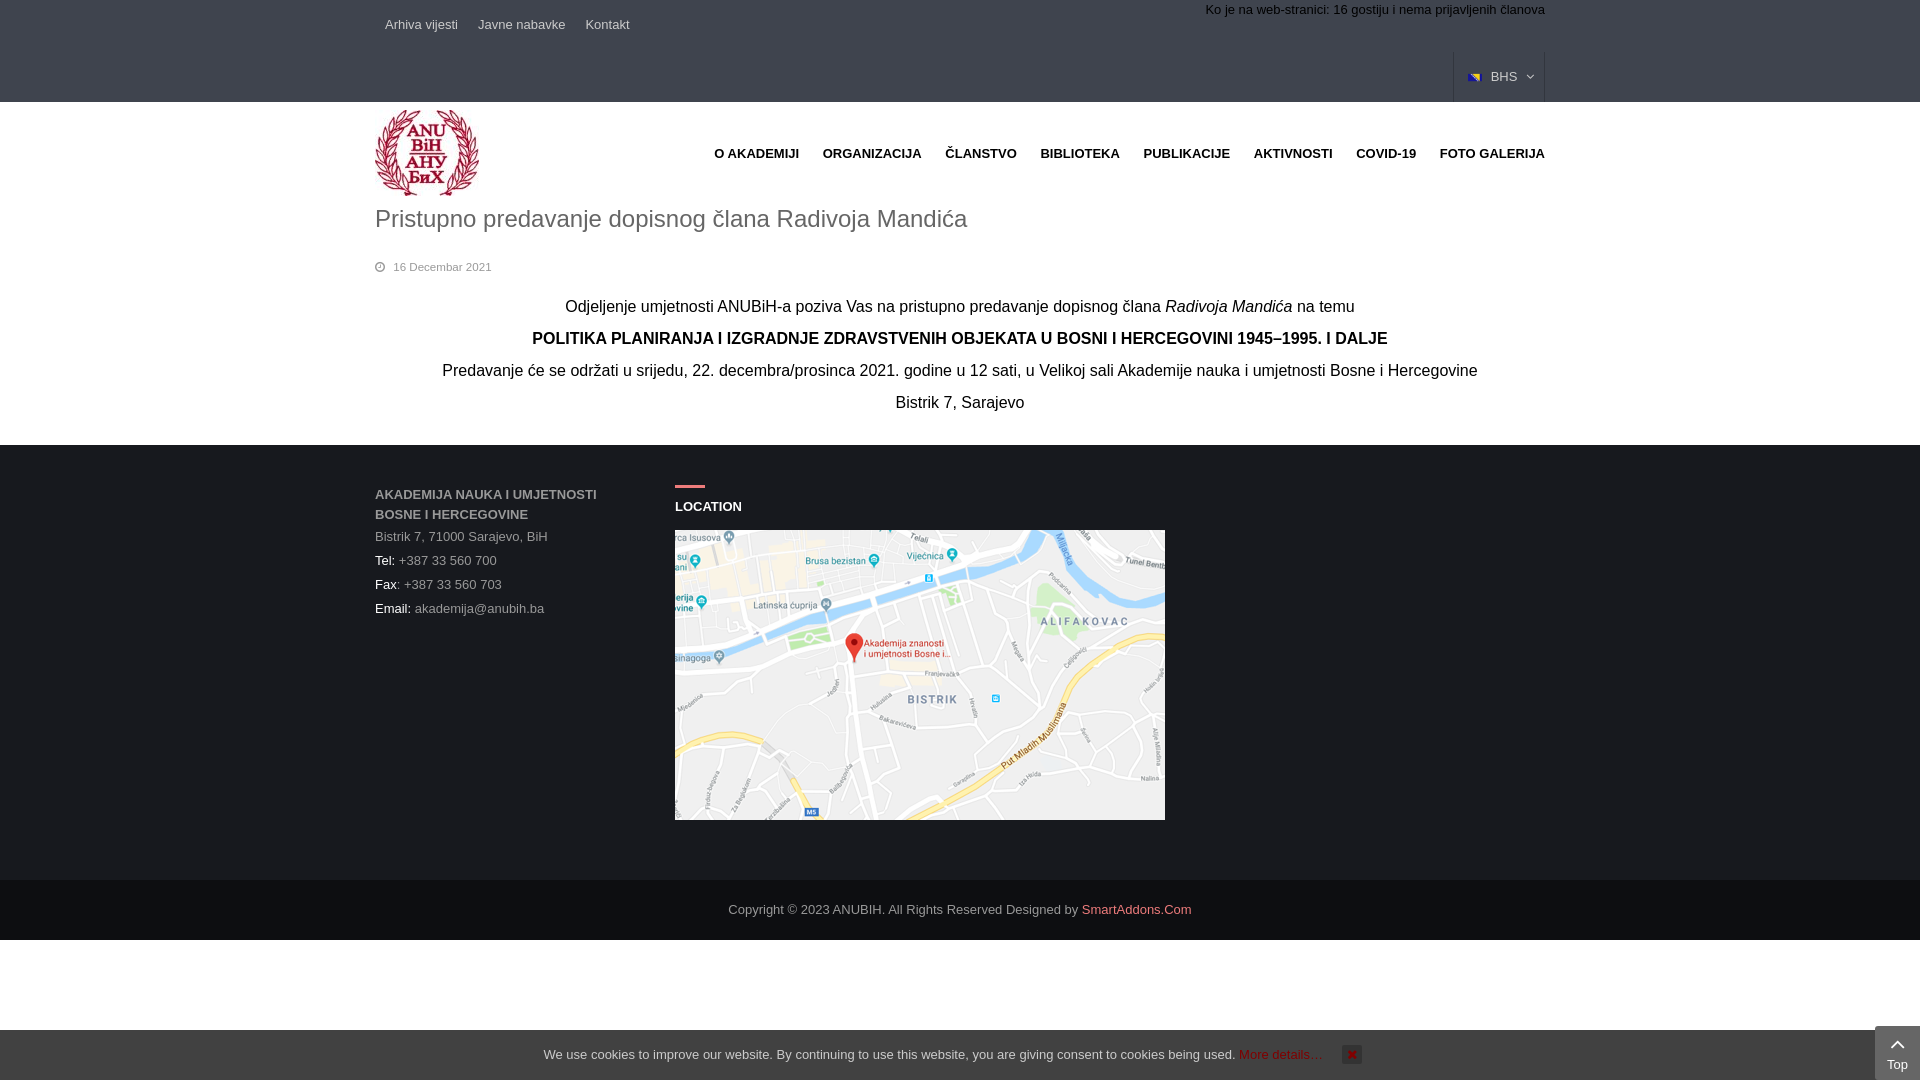 This screenshot has width=1920, height=1080. What do you see at coordinates (521, 24) in the screenshot?
I see `'Javne nabavke'` at bounding box center [521, 24].